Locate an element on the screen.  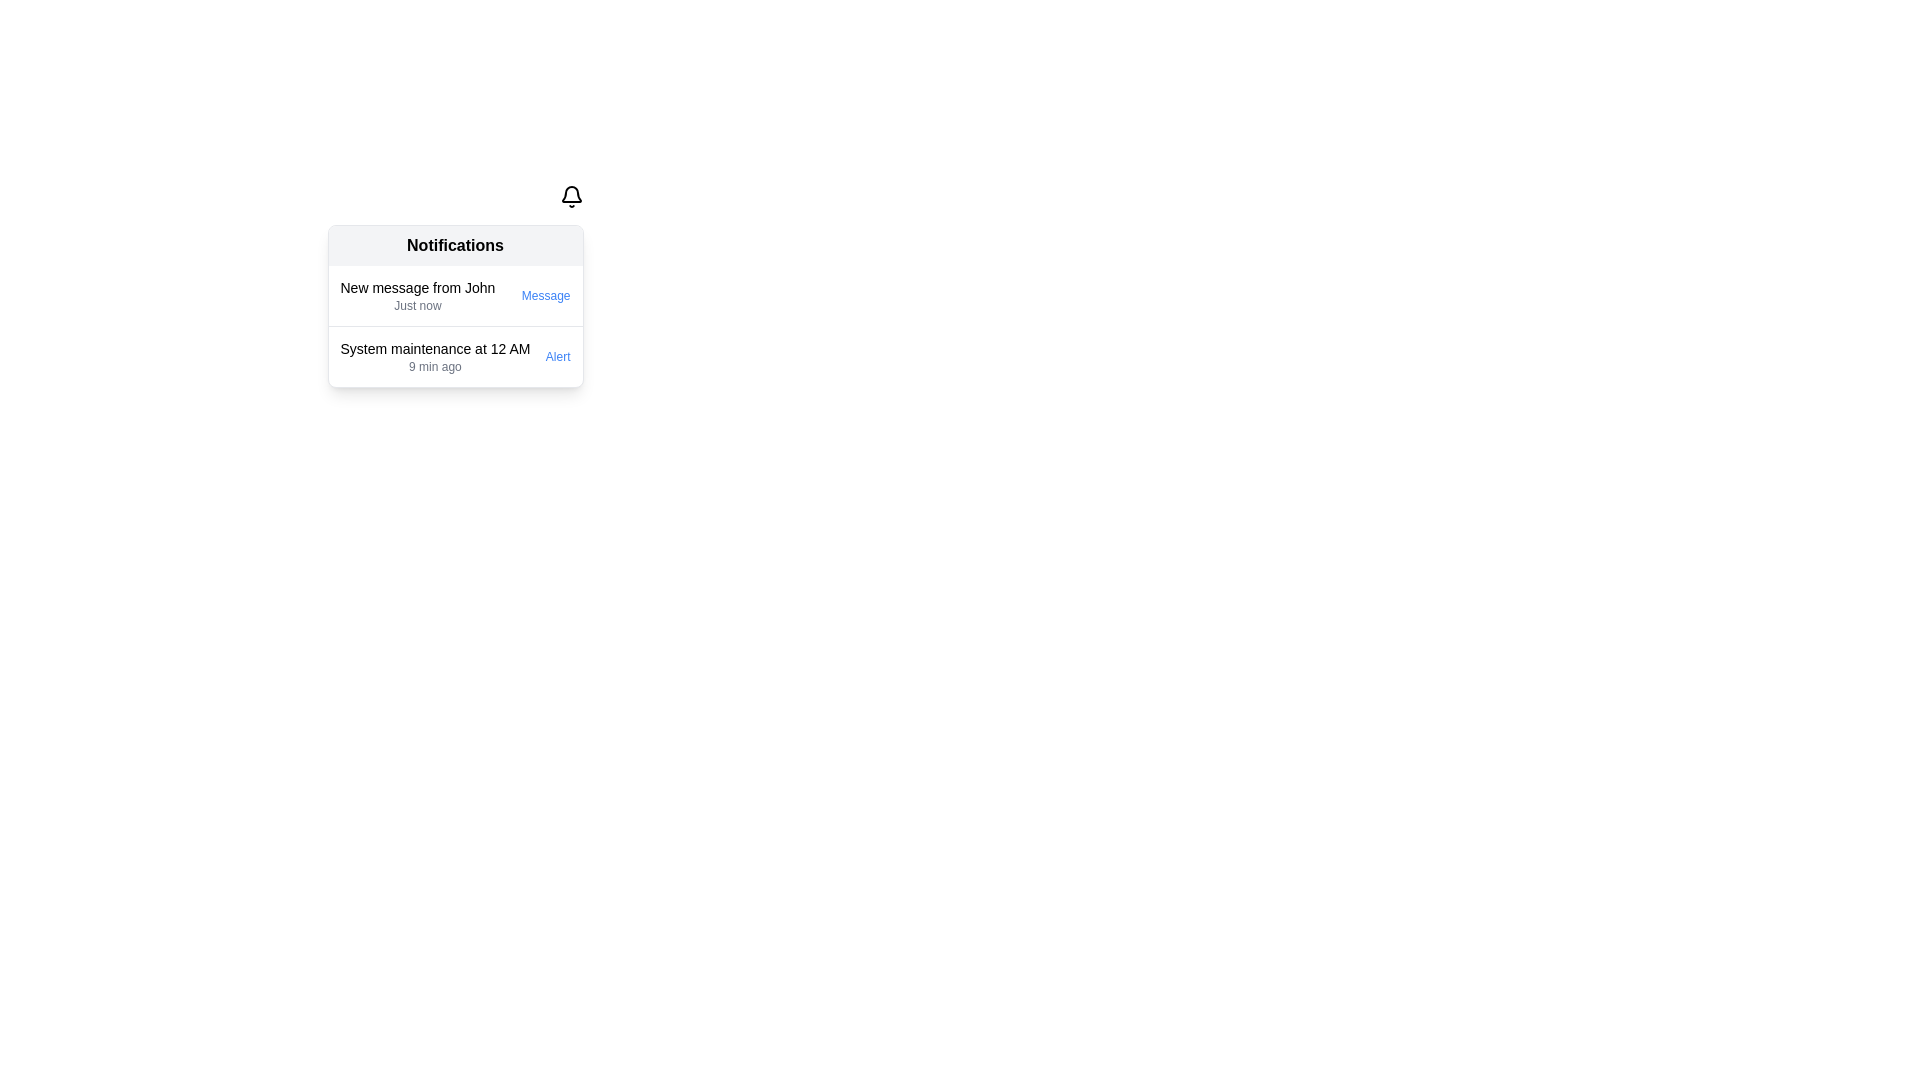
the 'Notifications' header in the notifications dropdown menu, which has a gray background and contains bold, centered text is located at coordinates (454, 245).